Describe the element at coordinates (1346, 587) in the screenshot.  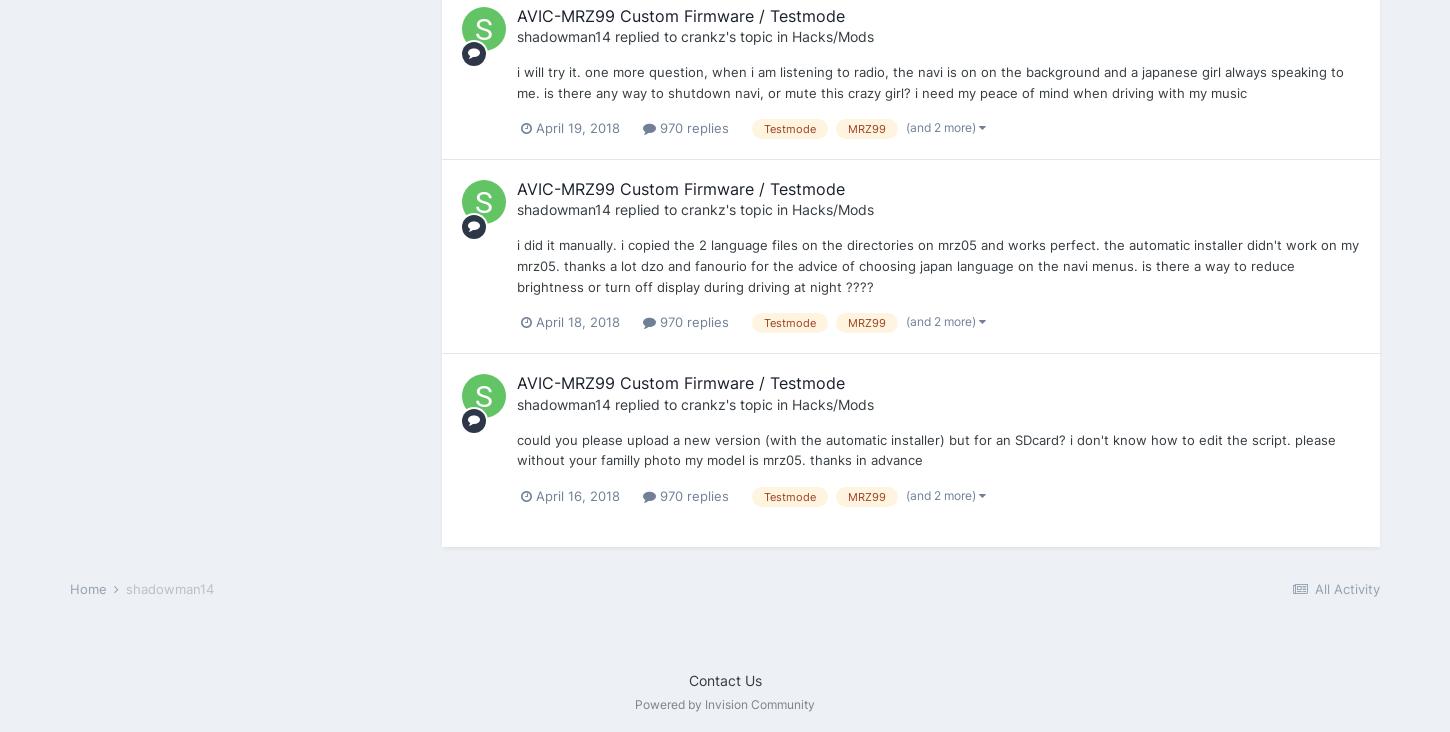
I see `'All Activity'` at that location.